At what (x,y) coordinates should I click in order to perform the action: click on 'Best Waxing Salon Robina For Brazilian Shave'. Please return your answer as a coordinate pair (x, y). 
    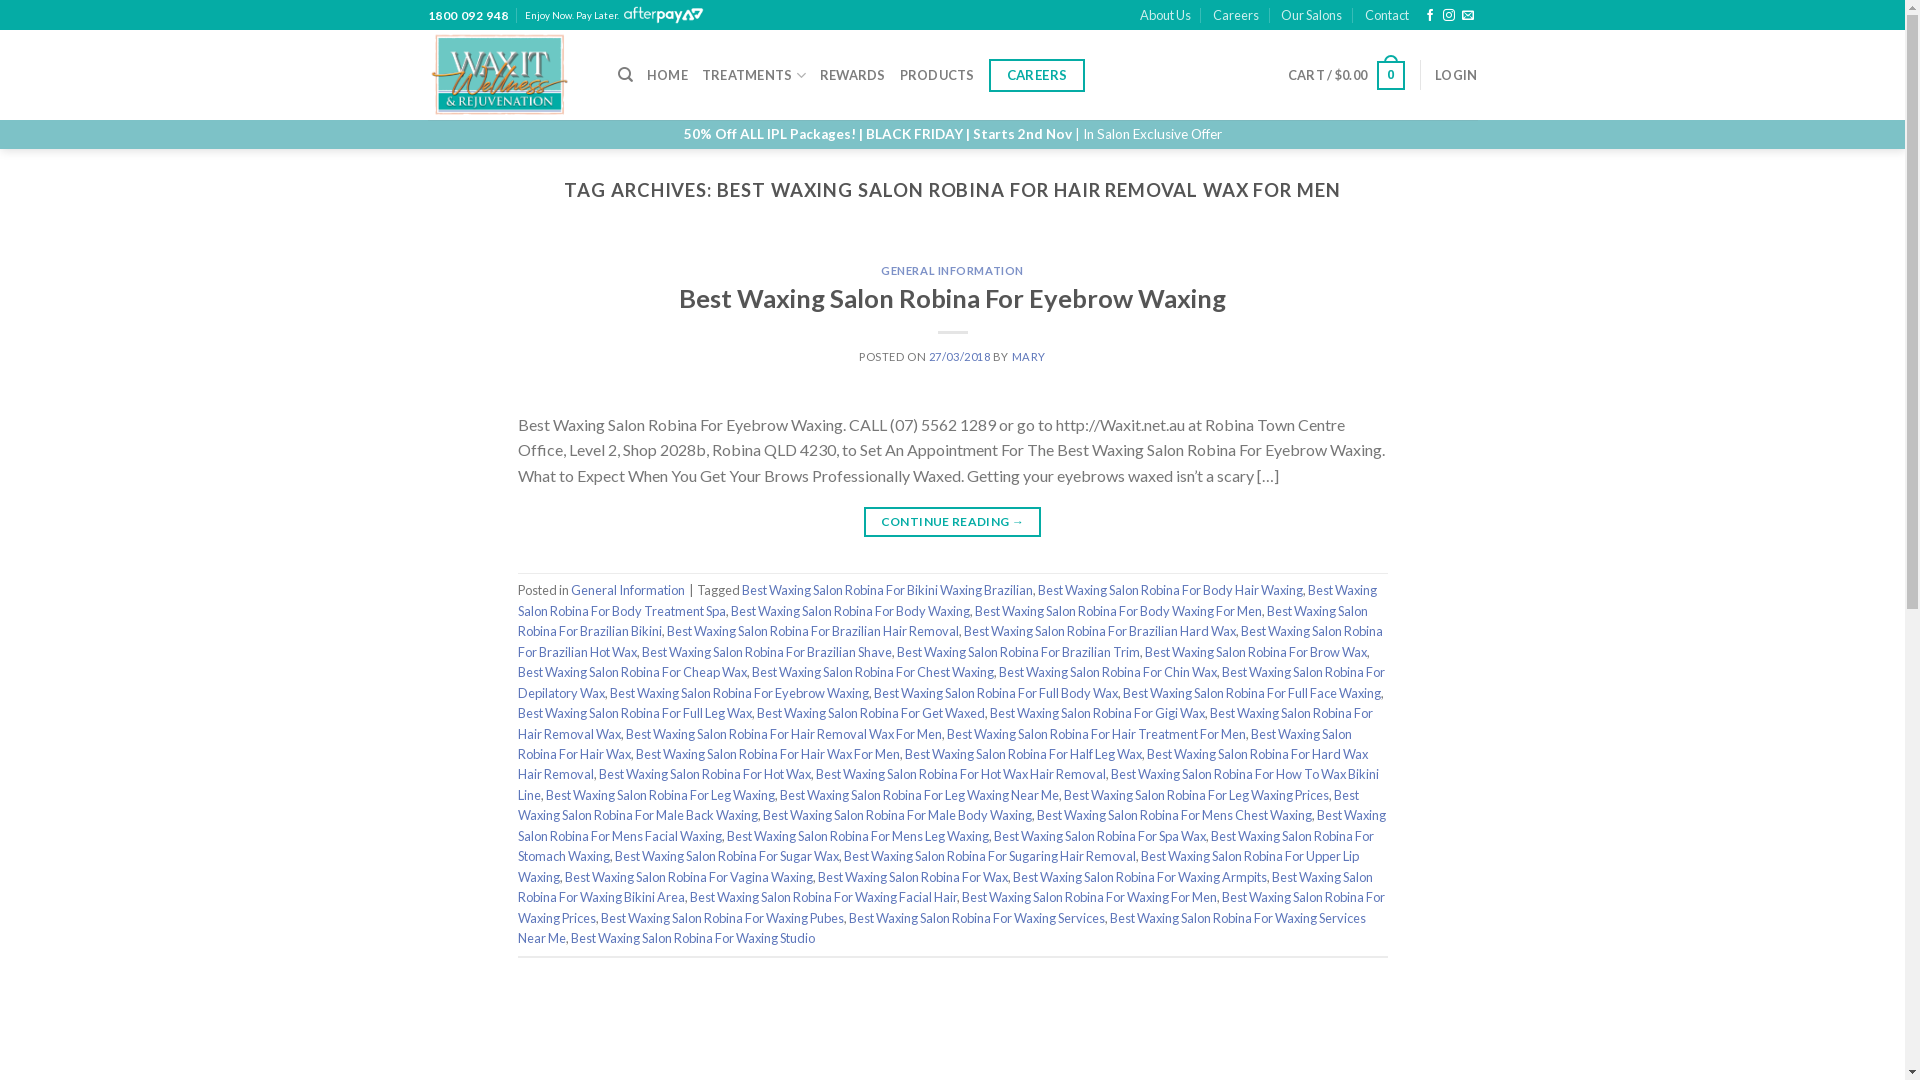
    Looking at the image, I should click on (766, 651).